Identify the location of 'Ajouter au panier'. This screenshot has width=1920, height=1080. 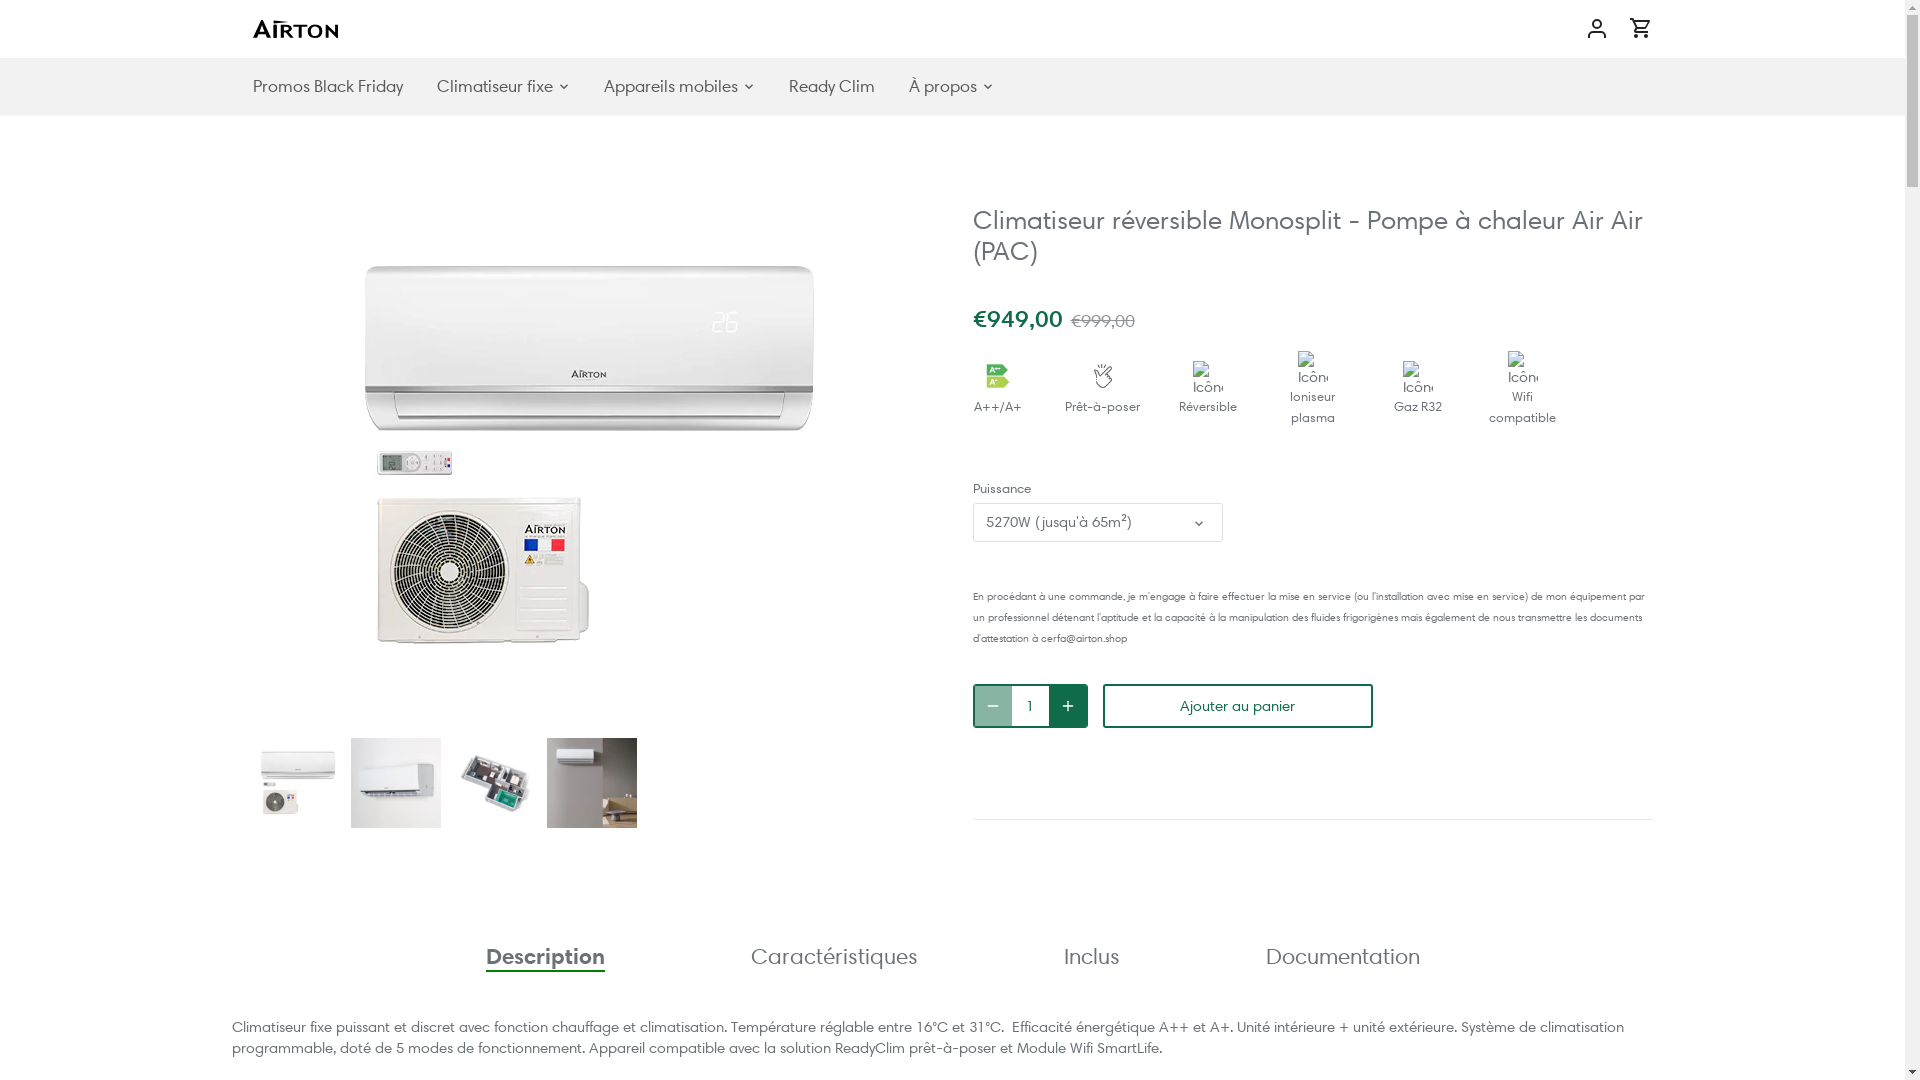
(1101, 704).